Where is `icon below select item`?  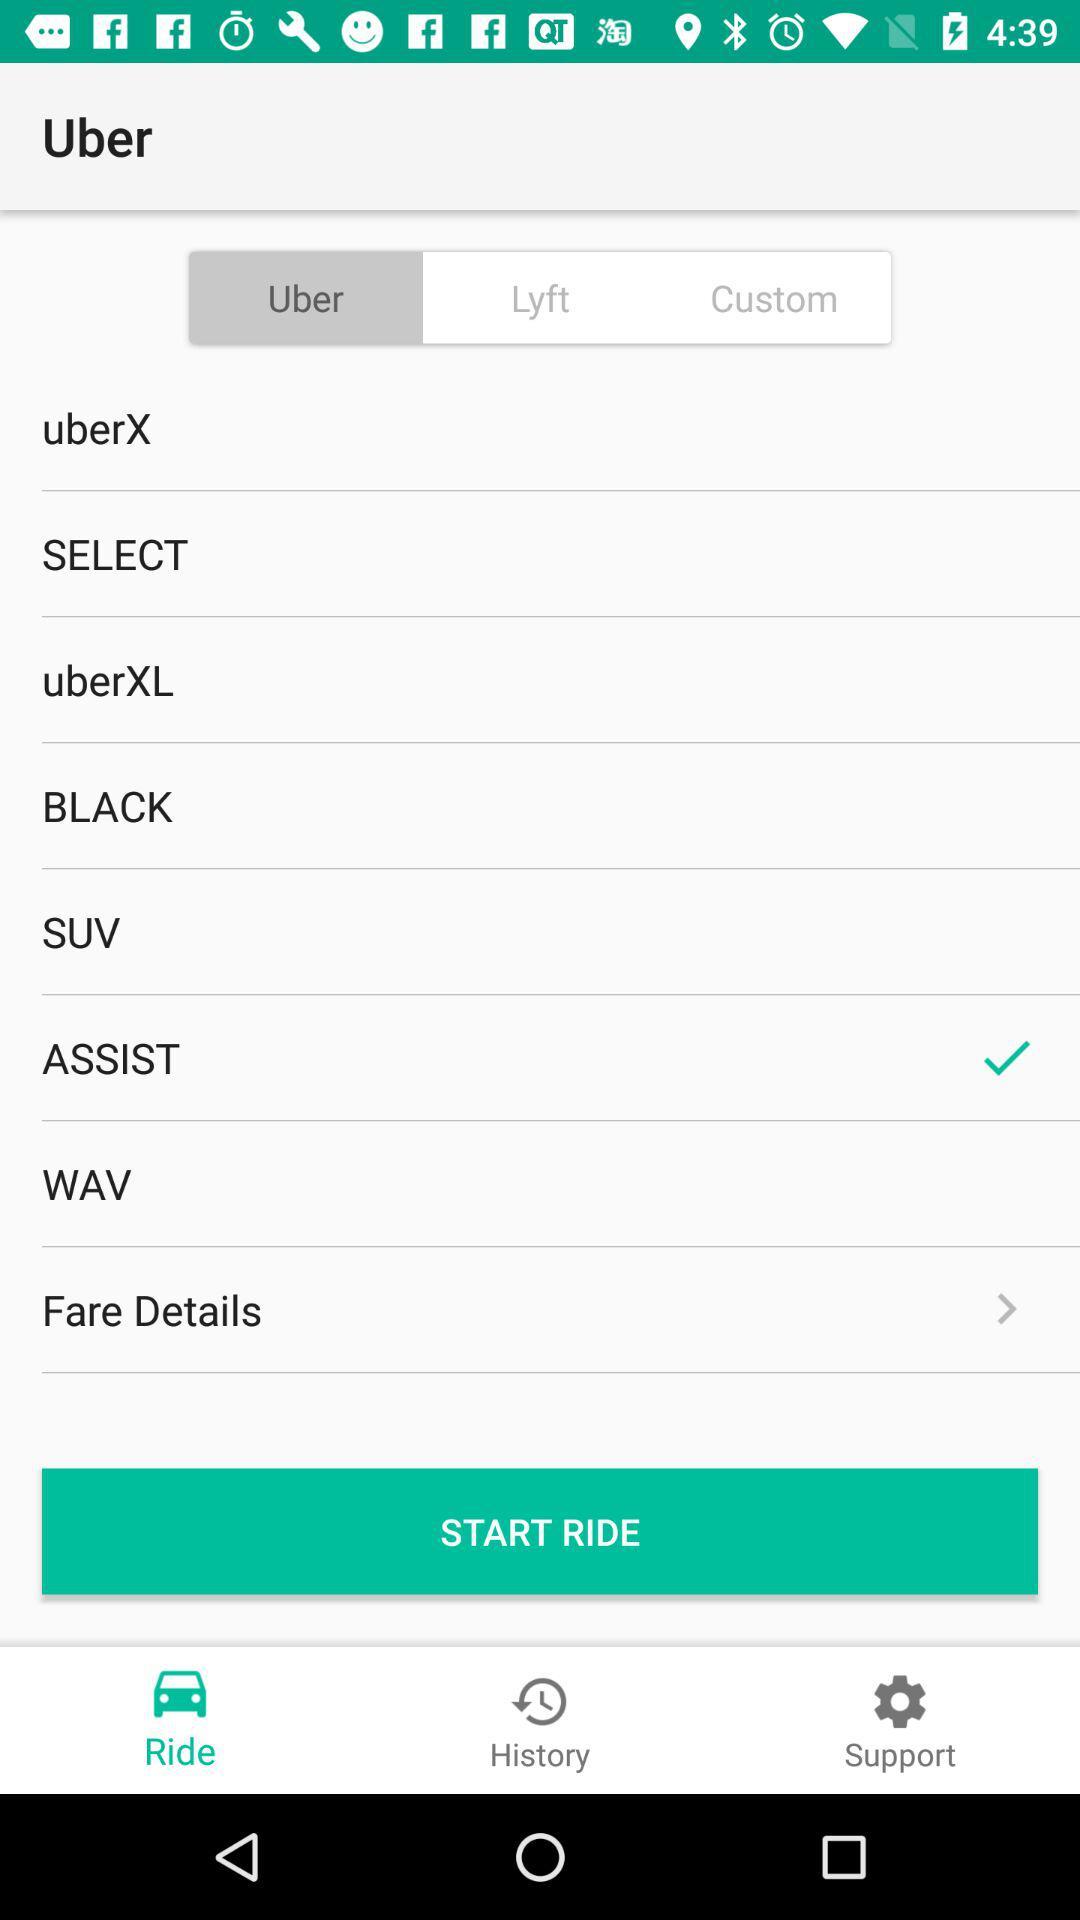
icon below select item is located at coordinates (540, 679).